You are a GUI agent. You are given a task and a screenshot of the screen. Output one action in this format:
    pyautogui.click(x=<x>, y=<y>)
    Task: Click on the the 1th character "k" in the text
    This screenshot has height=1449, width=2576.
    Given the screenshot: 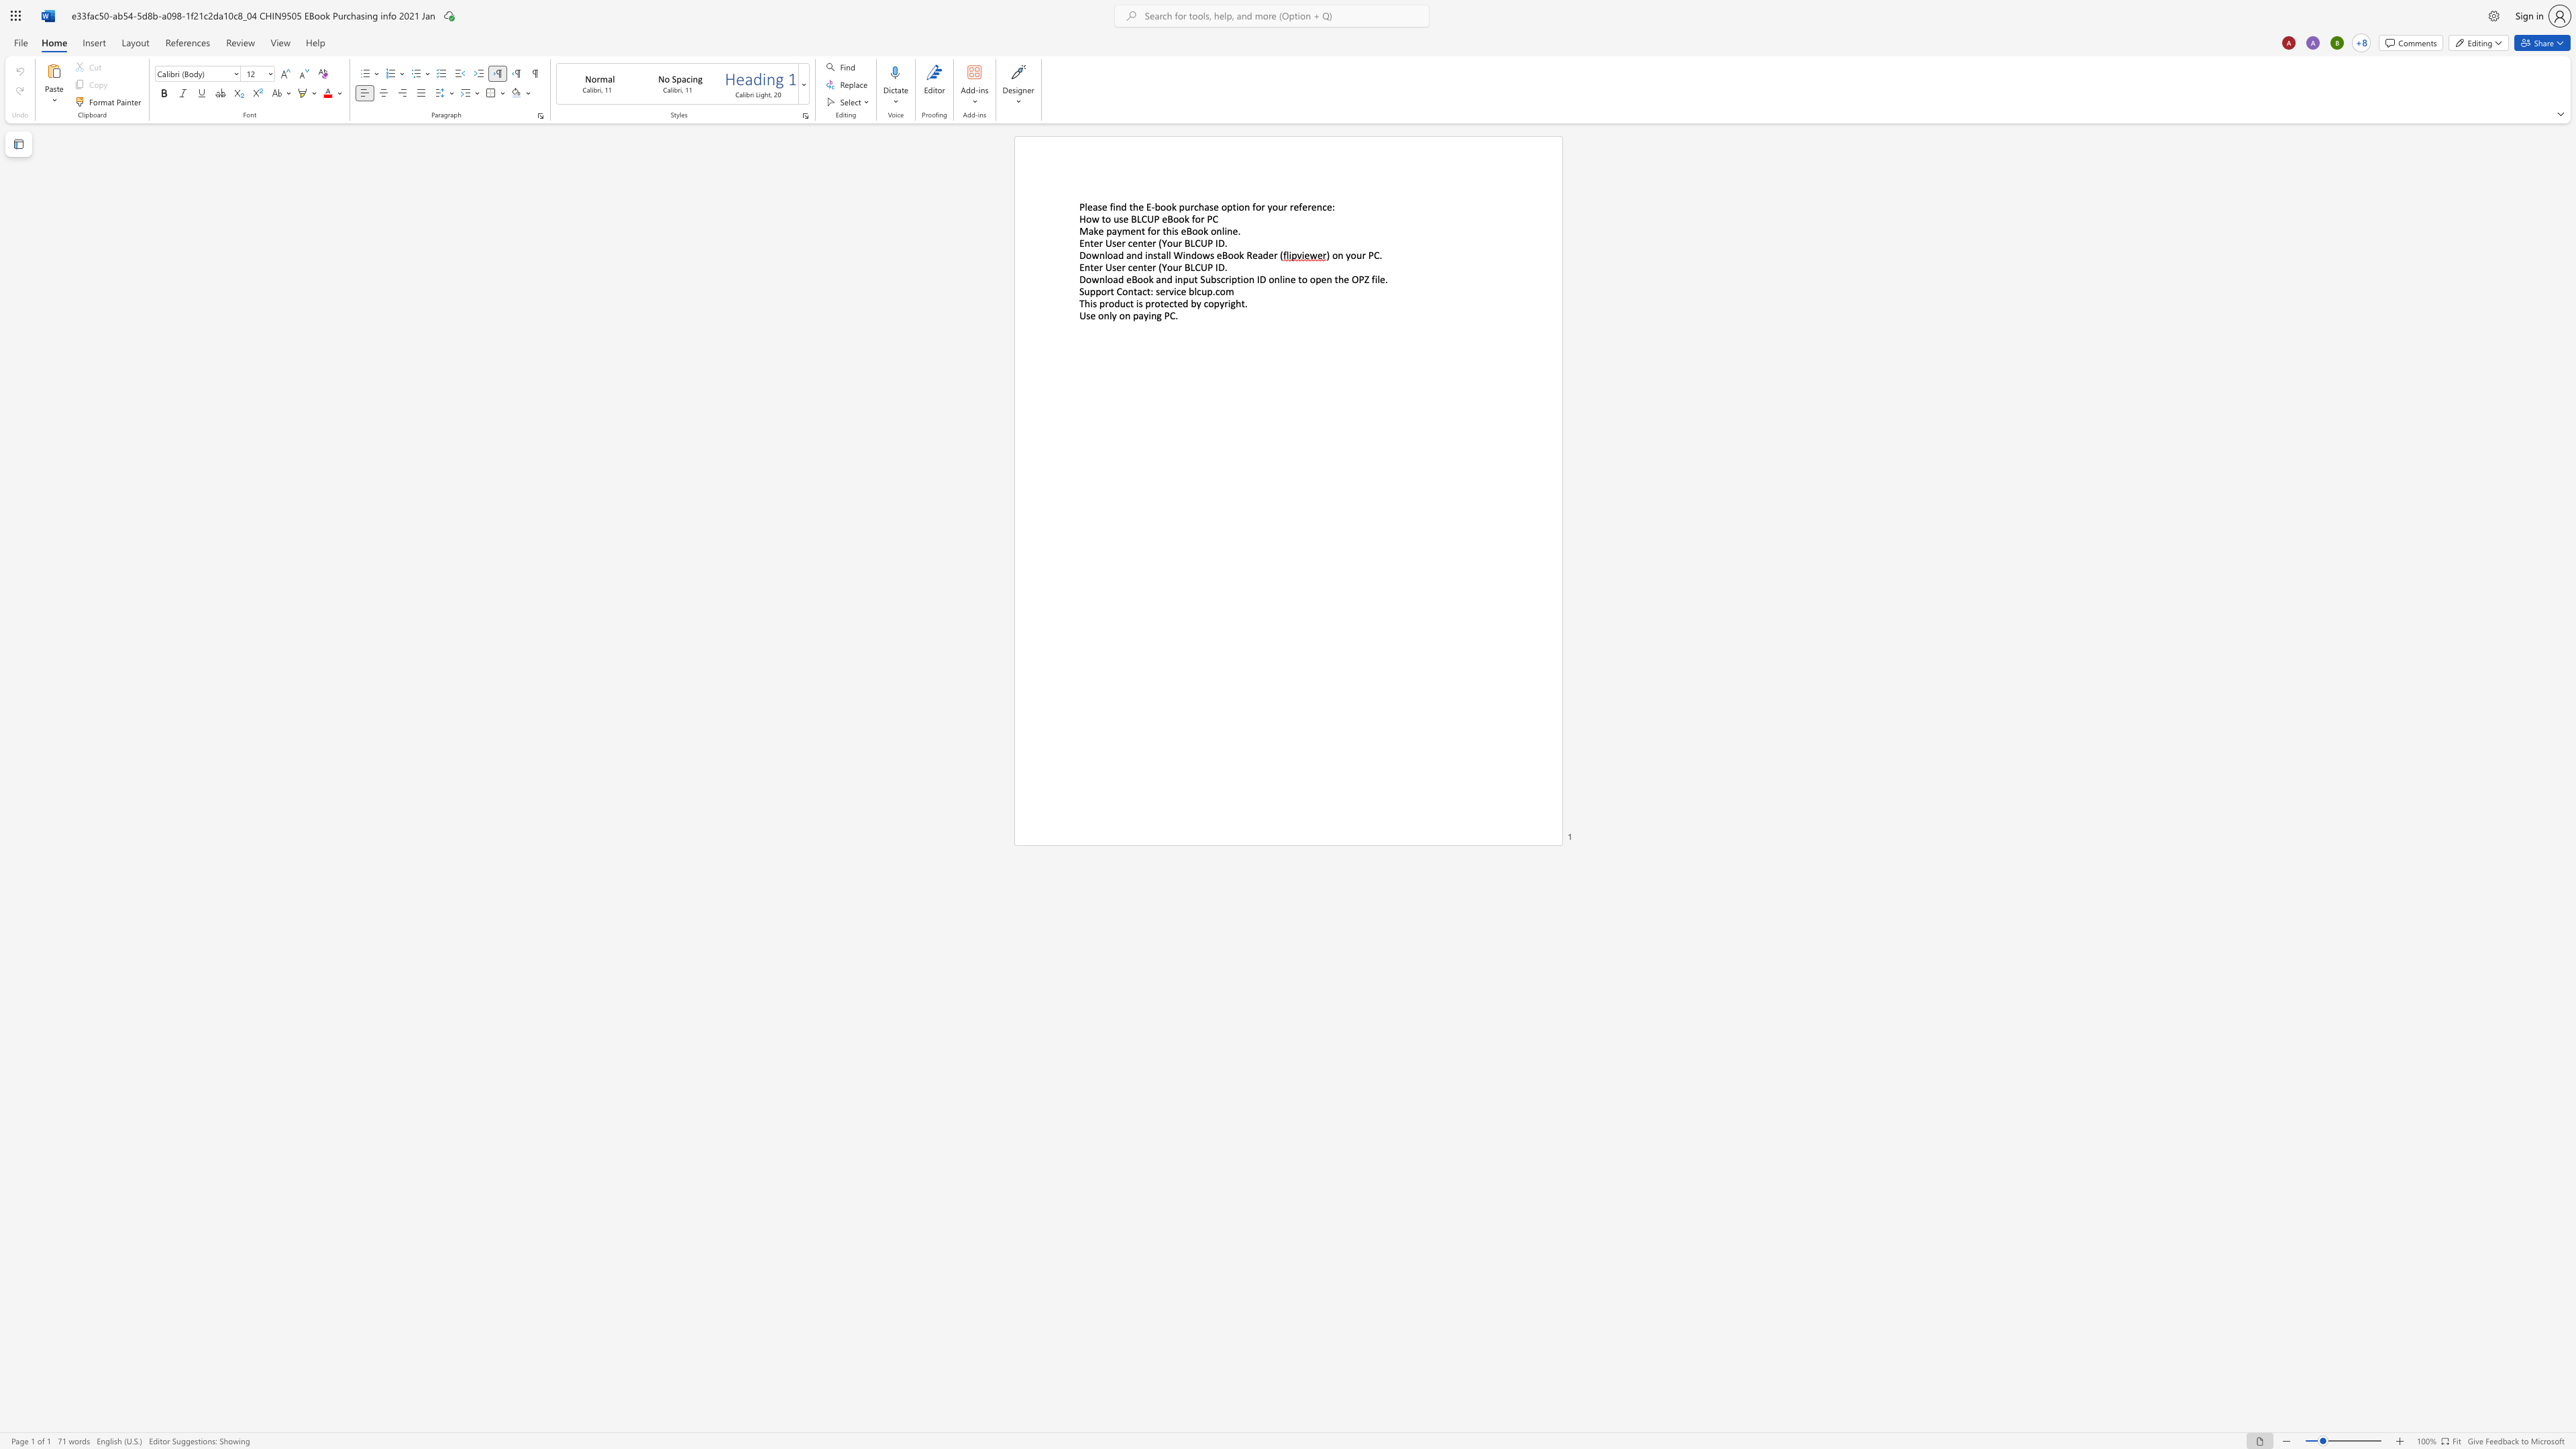 What is the action you would take?
    pyautogui.click(x=1095, y=230)
    